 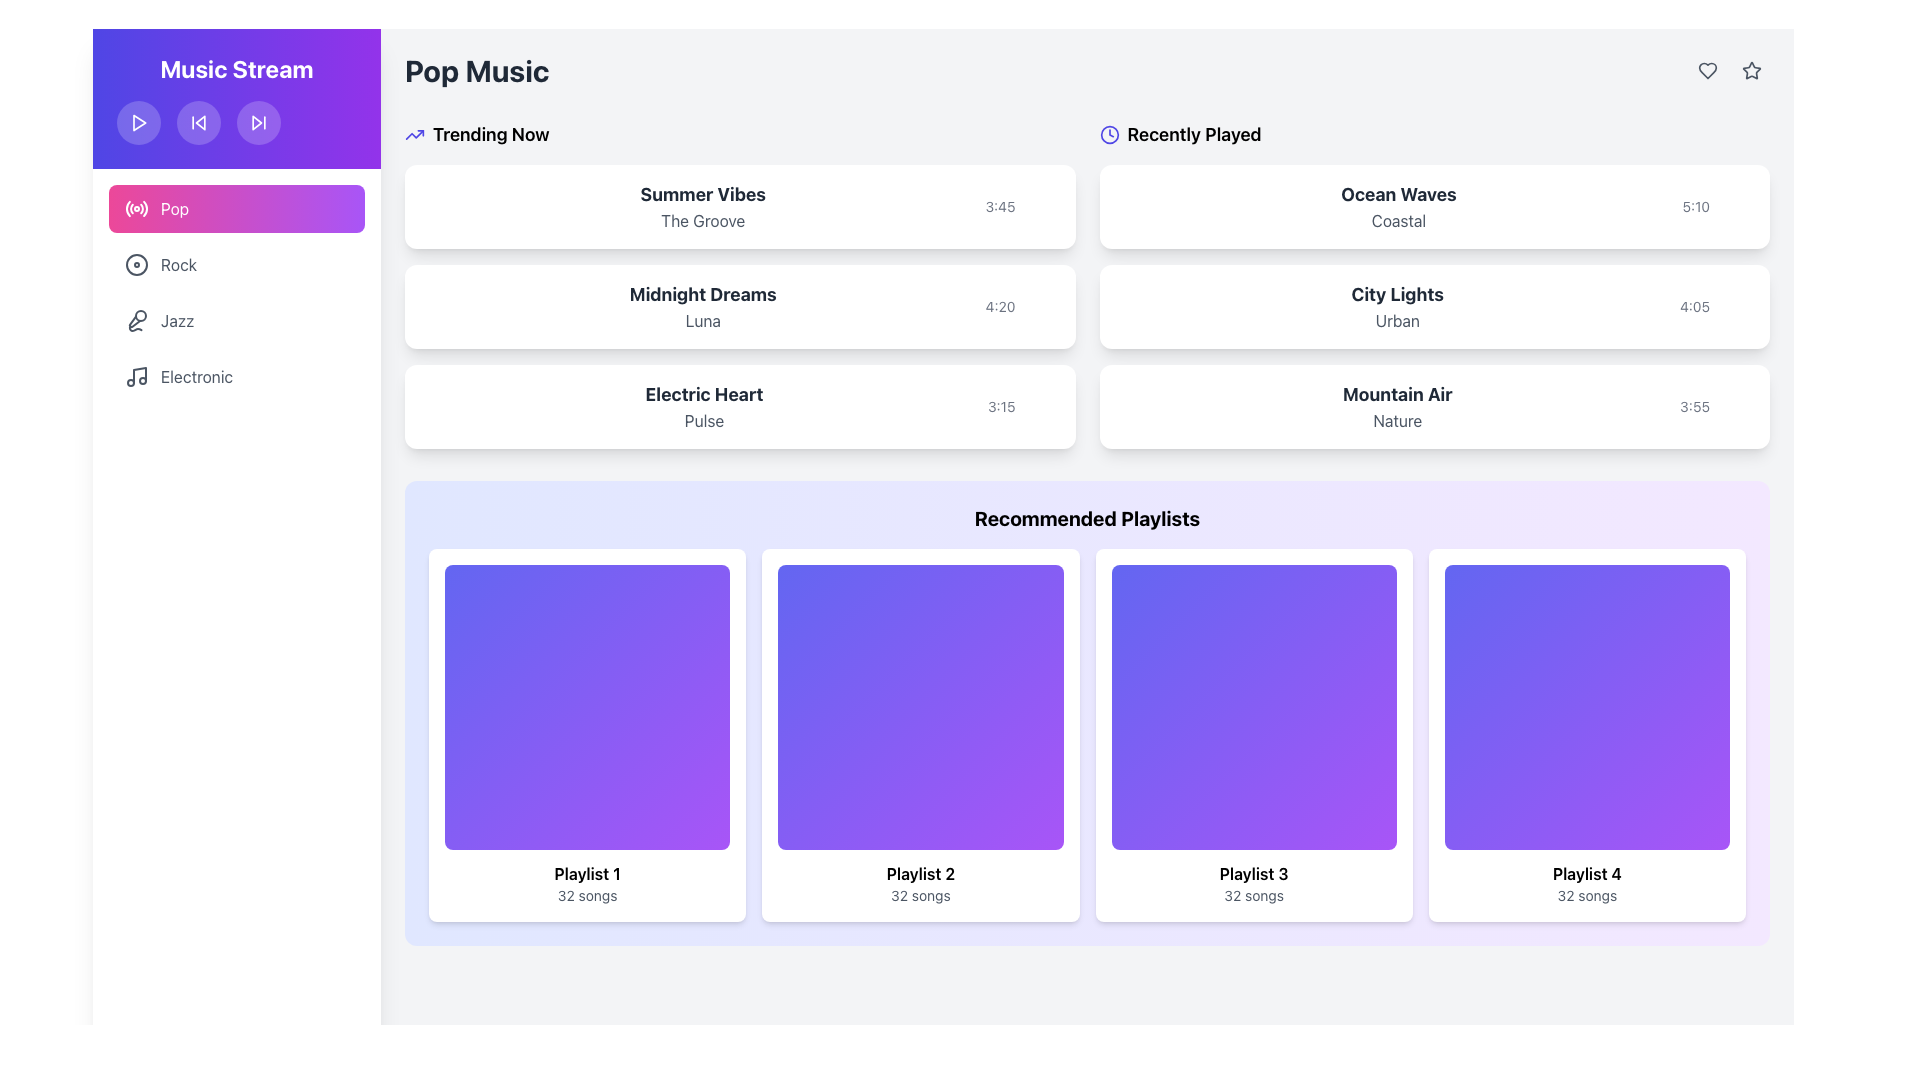 What do you see at coordinates (703, 220) in the screenshot?
I see `the static text label indicating additional information or a subtitle related to 'Summer Vibes', located below the title in the 'Trending Now' panel` at bounding box center [703, 220].